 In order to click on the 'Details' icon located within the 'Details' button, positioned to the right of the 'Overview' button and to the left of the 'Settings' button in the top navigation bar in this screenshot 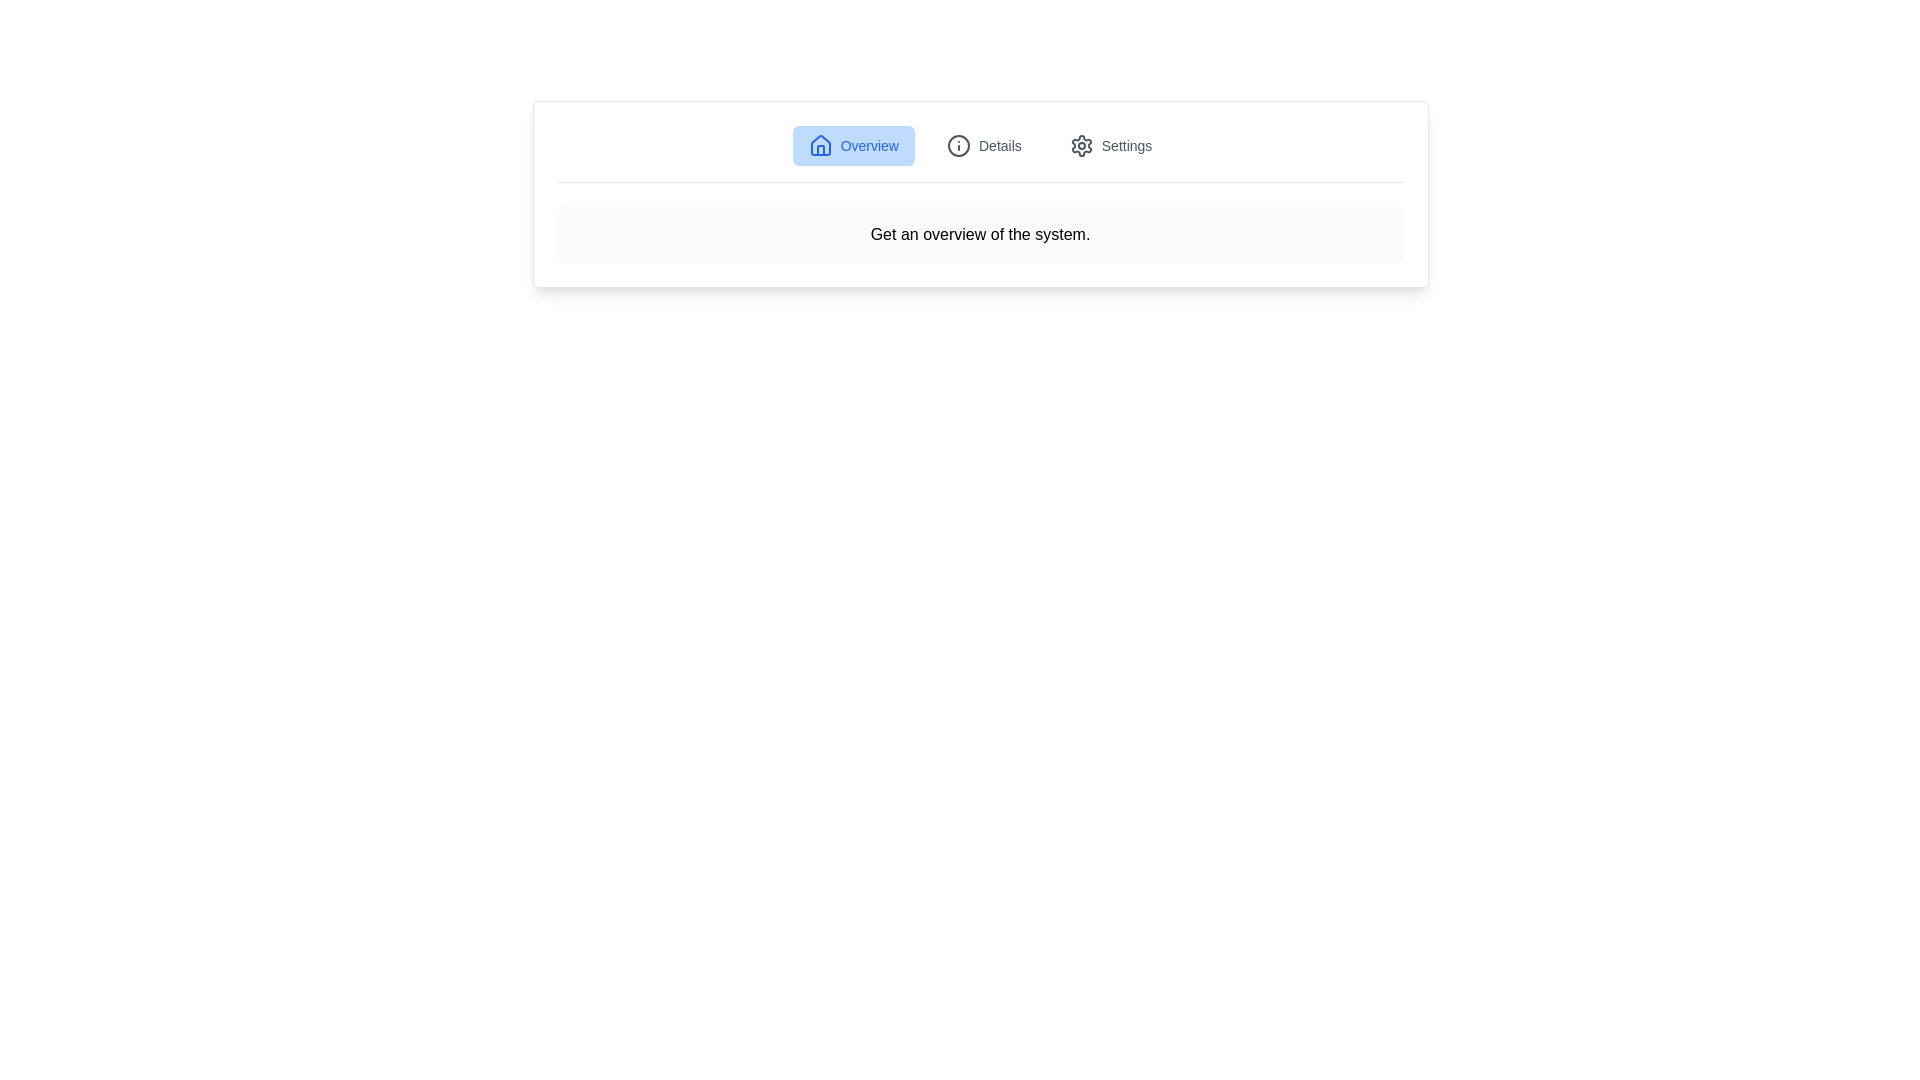, I will do `click(958, 145)`.